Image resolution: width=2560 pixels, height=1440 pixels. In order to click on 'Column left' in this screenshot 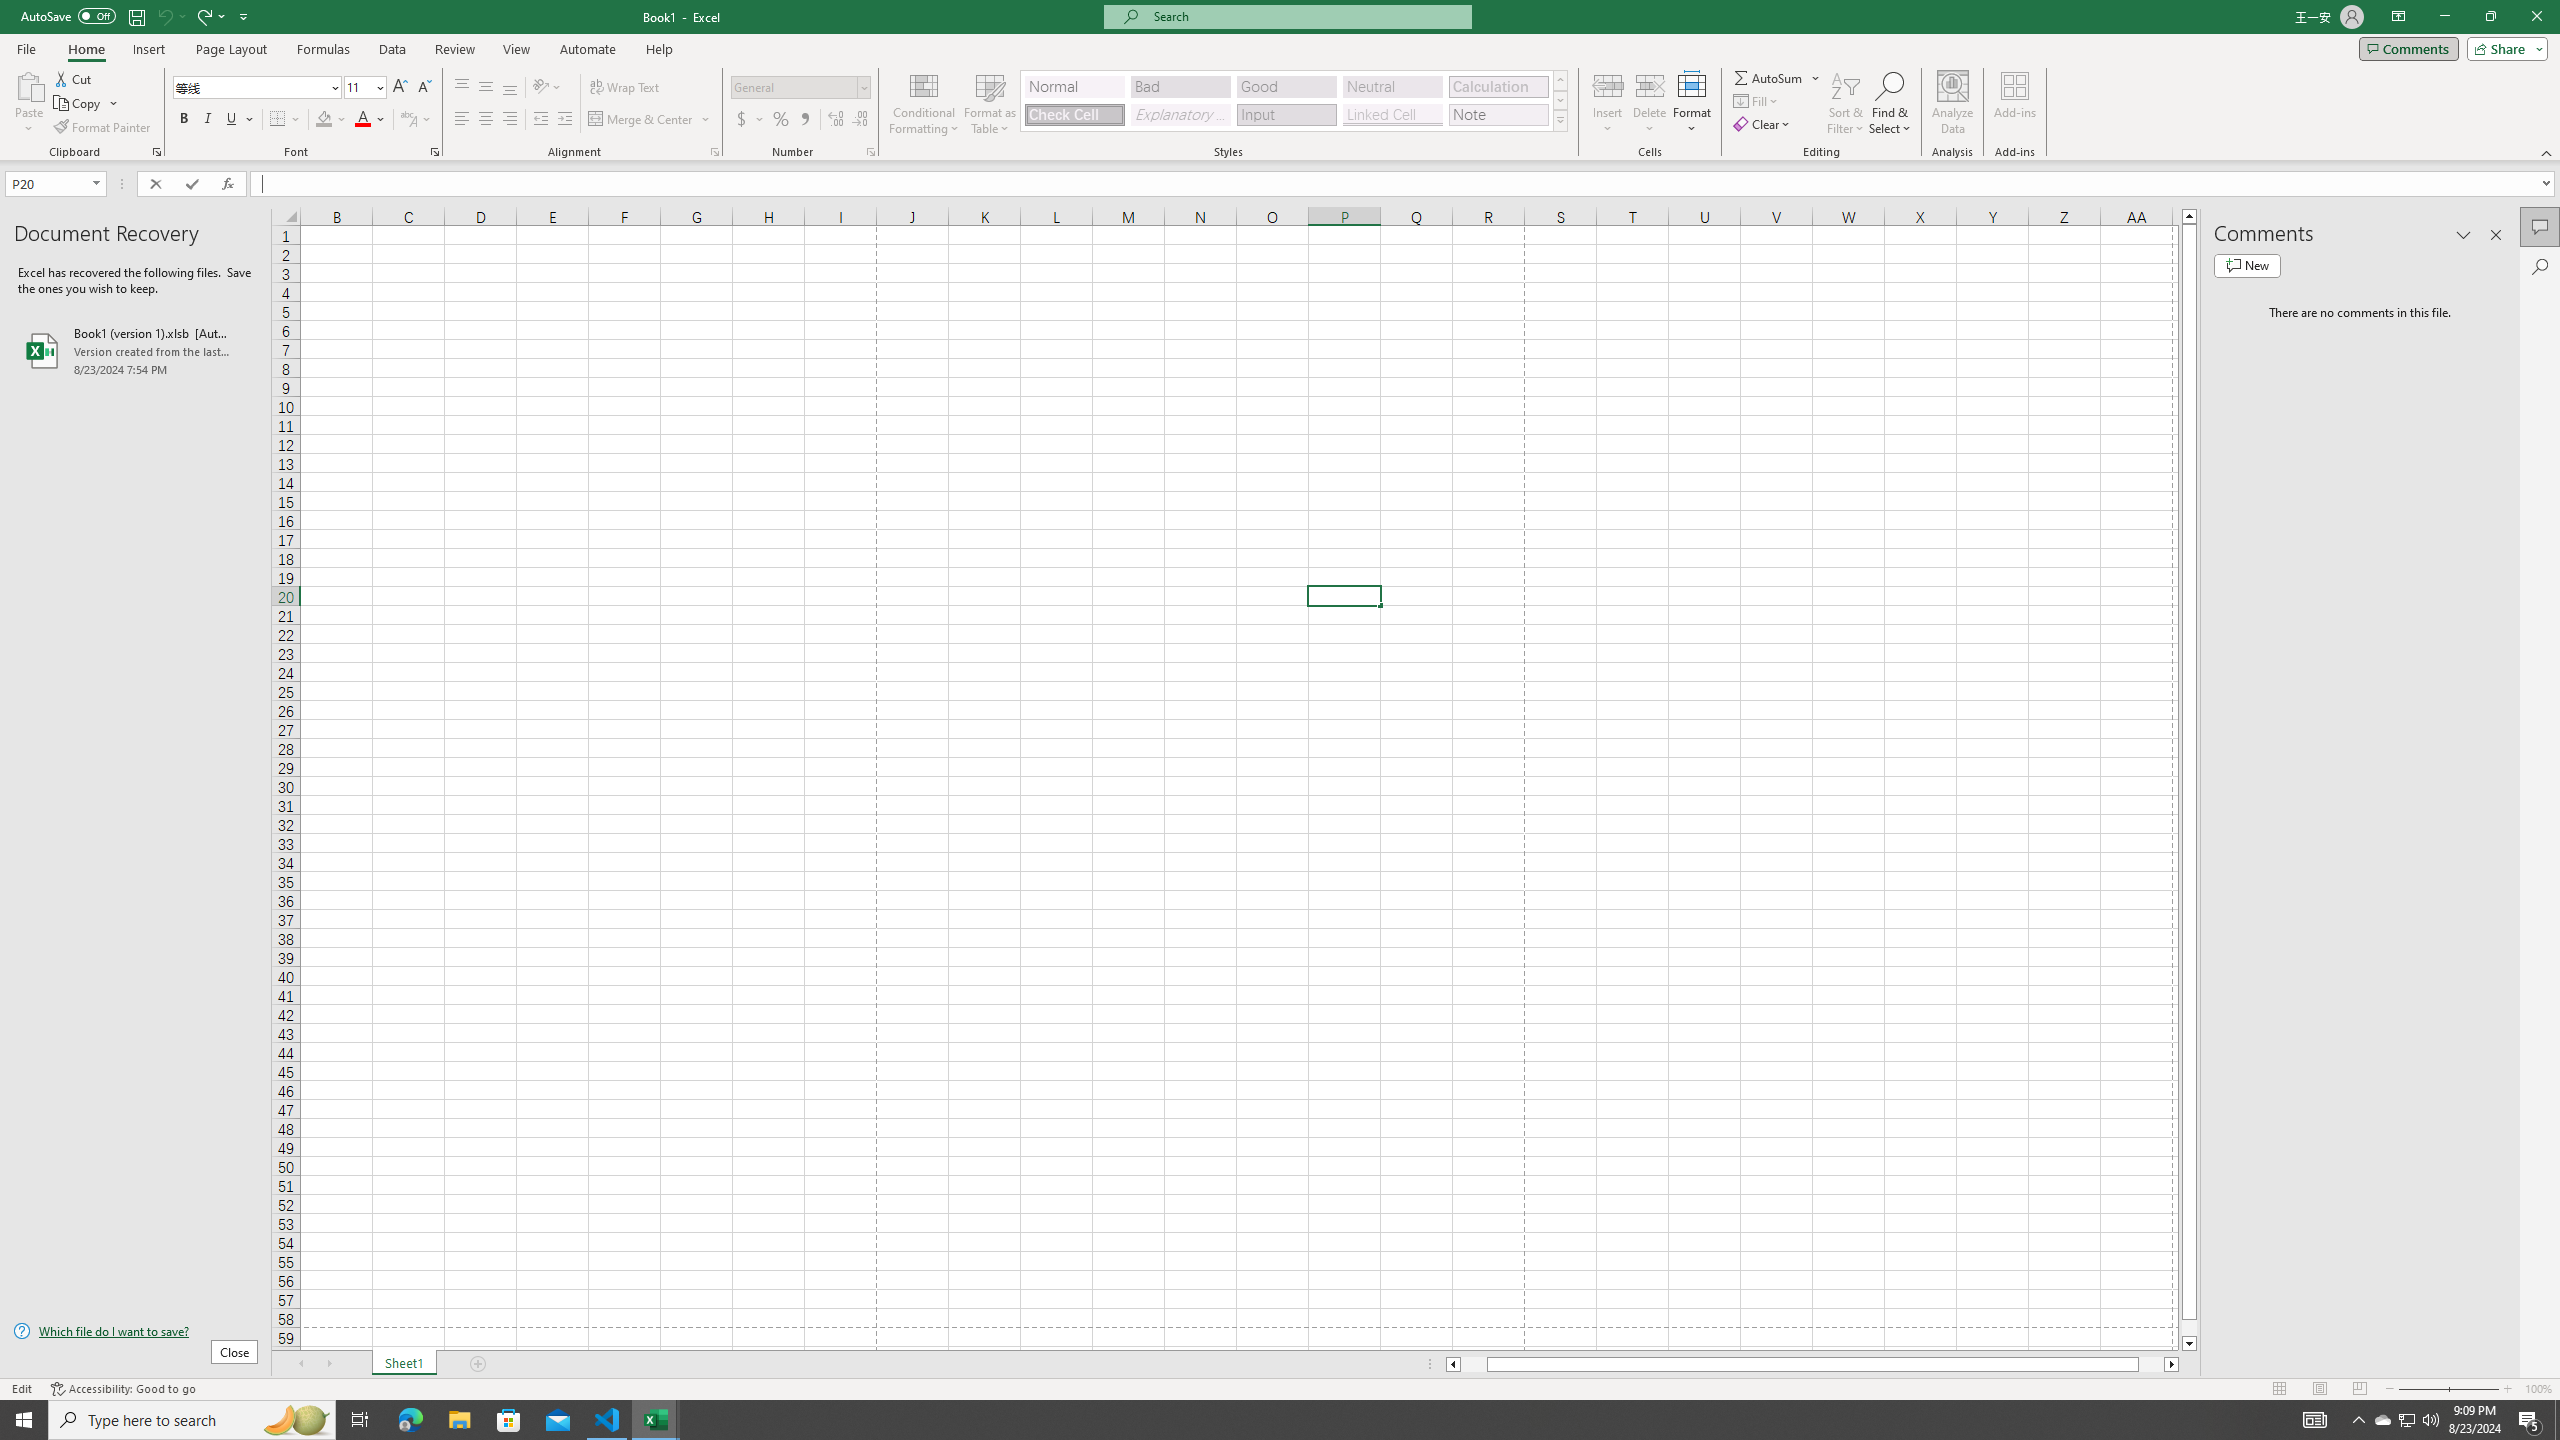, I will do `click(1451, 1363)`.